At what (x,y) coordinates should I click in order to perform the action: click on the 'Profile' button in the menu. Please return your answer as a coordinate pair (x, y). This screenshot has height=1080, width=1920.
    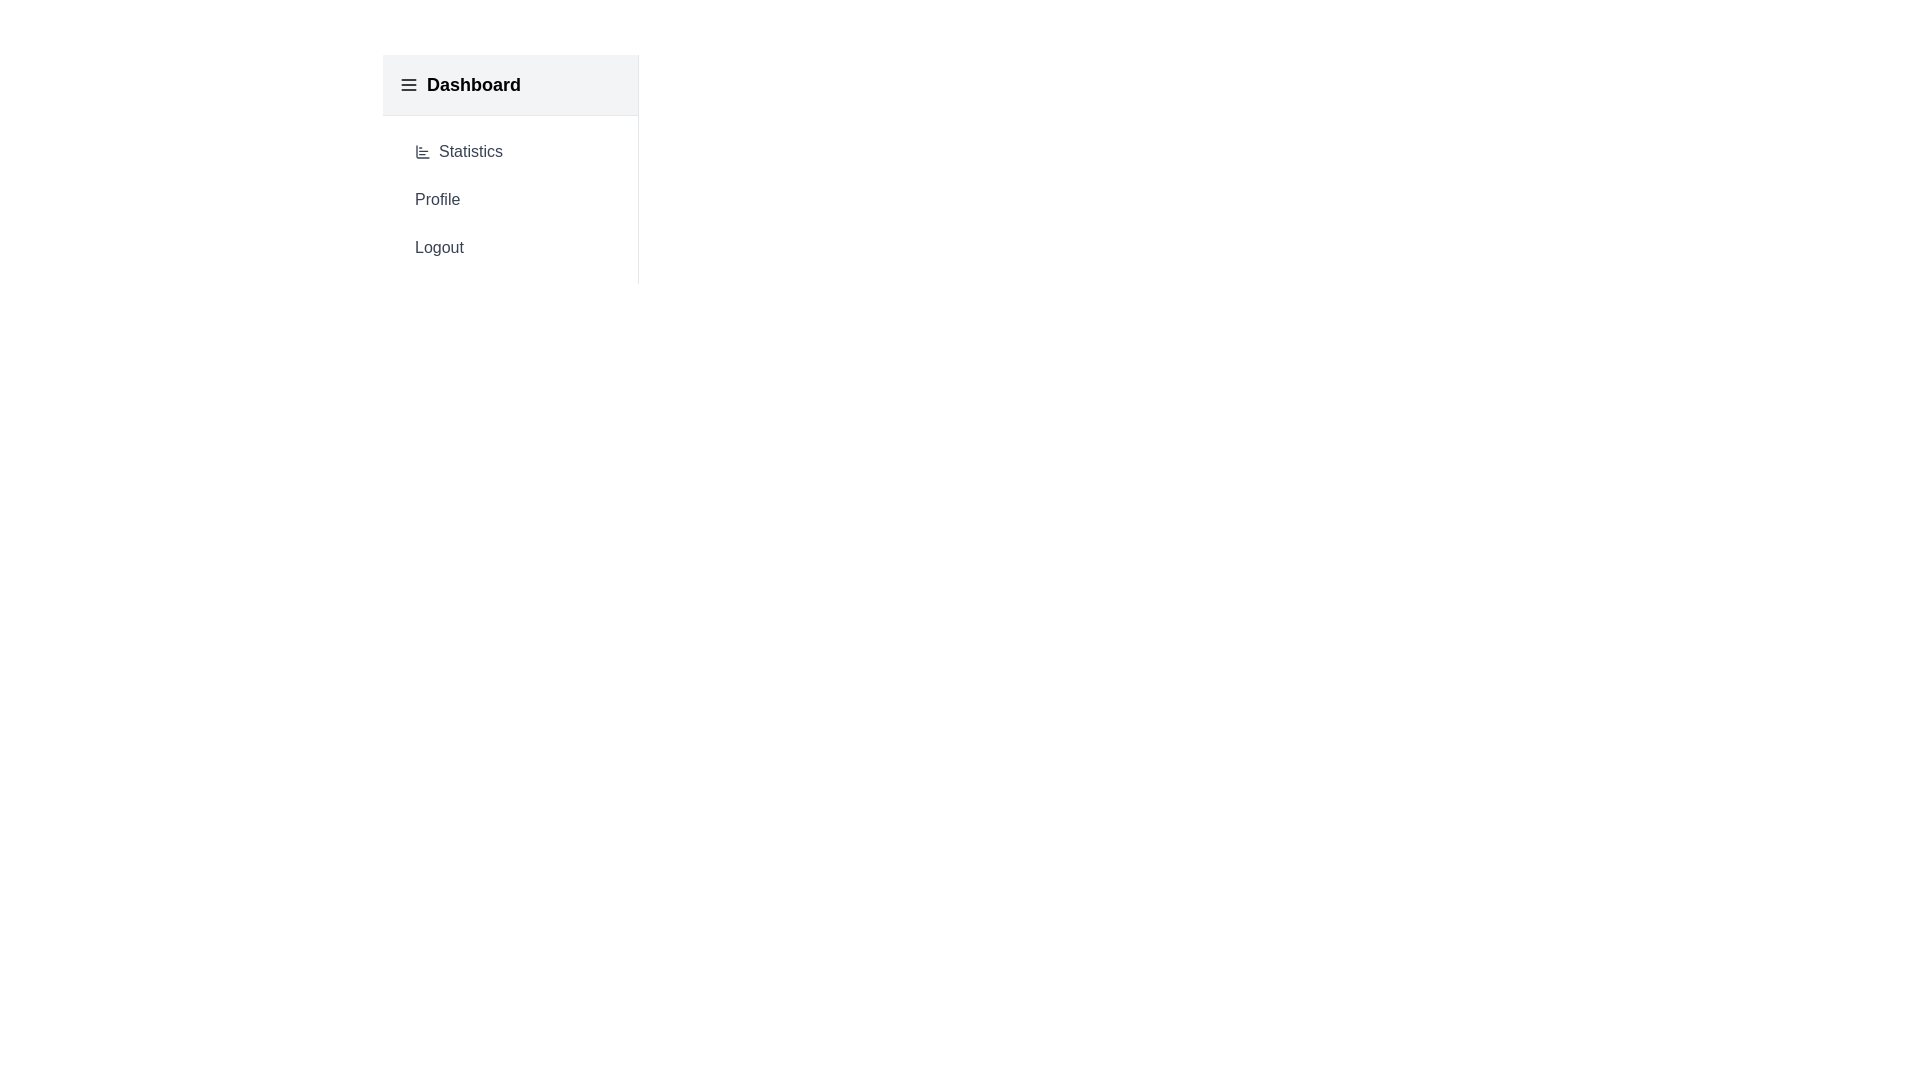
    Looking at the image, I should click on (510, 200).